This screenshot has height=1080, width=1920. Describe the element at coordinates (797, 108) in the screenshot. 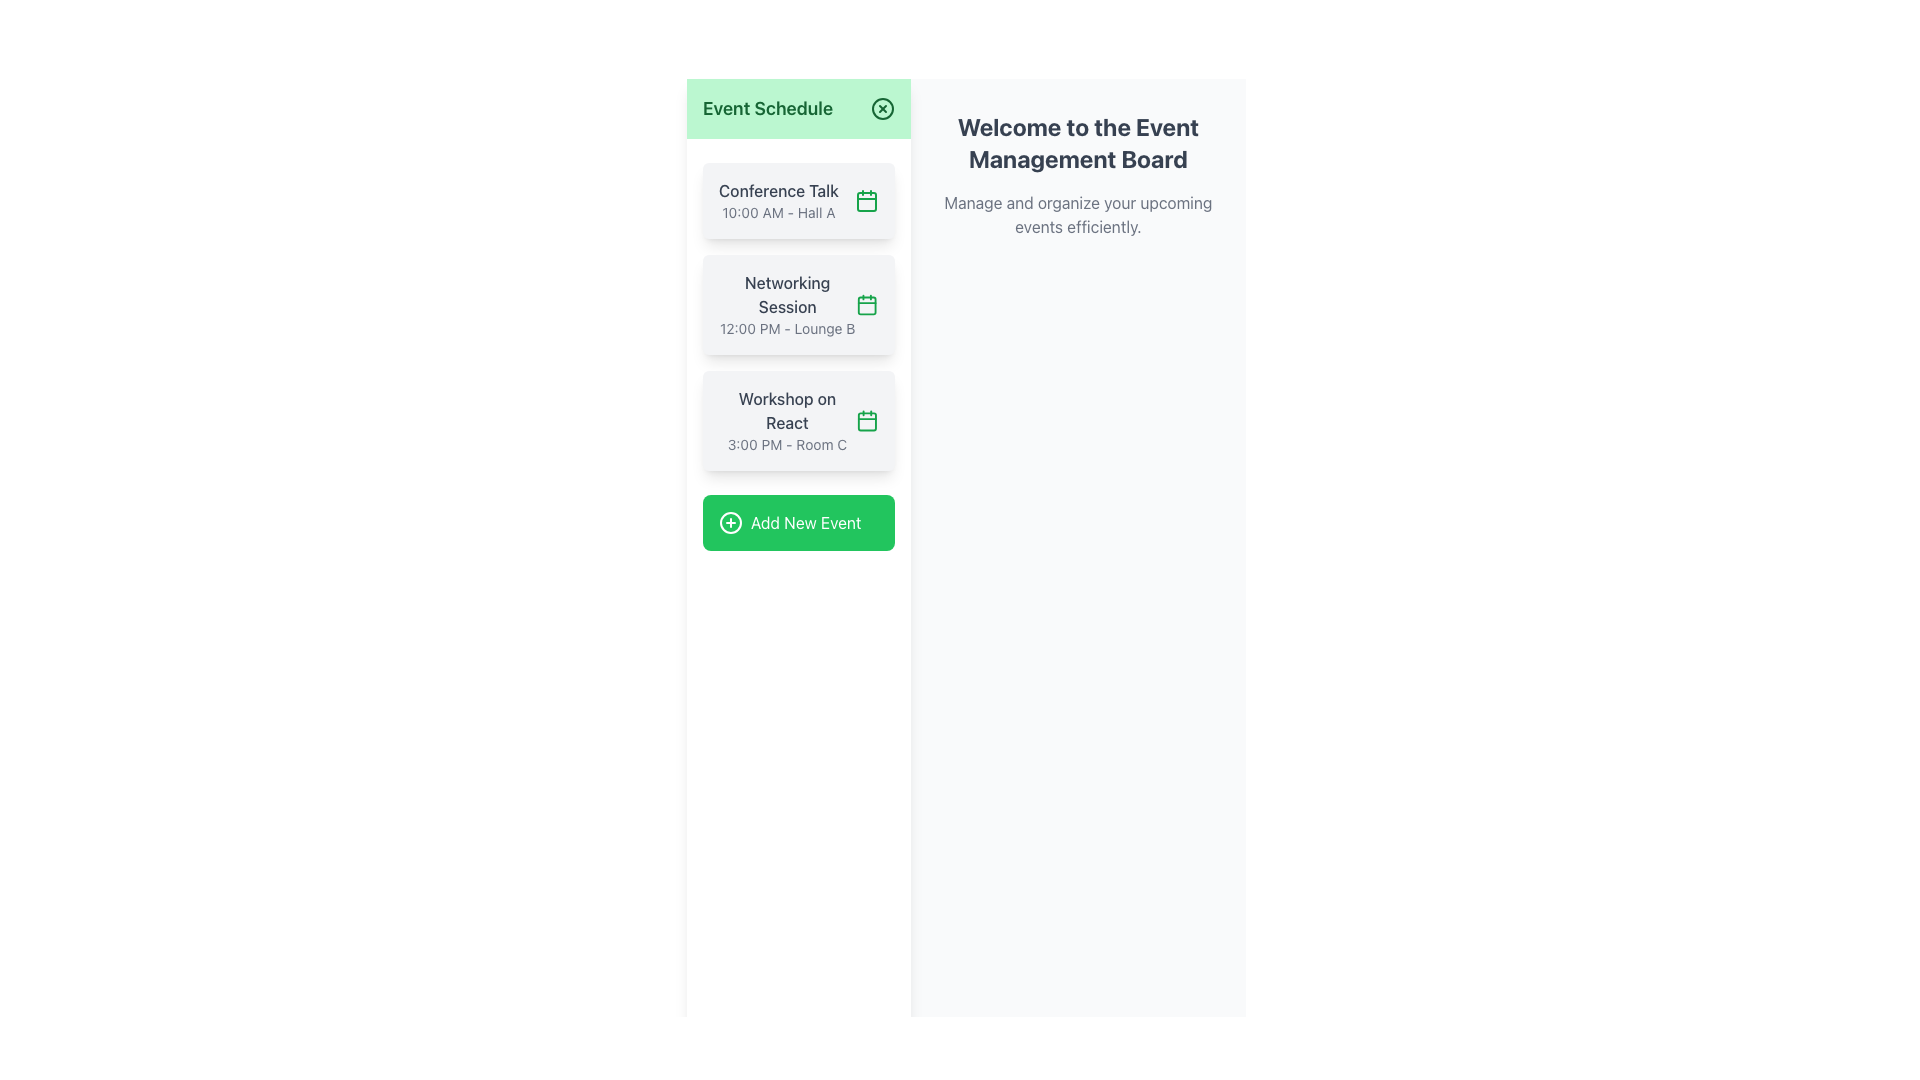

I see `the text of the Header bar located at the top of the left panel, which displays the title and action icon for the event section` at that location.